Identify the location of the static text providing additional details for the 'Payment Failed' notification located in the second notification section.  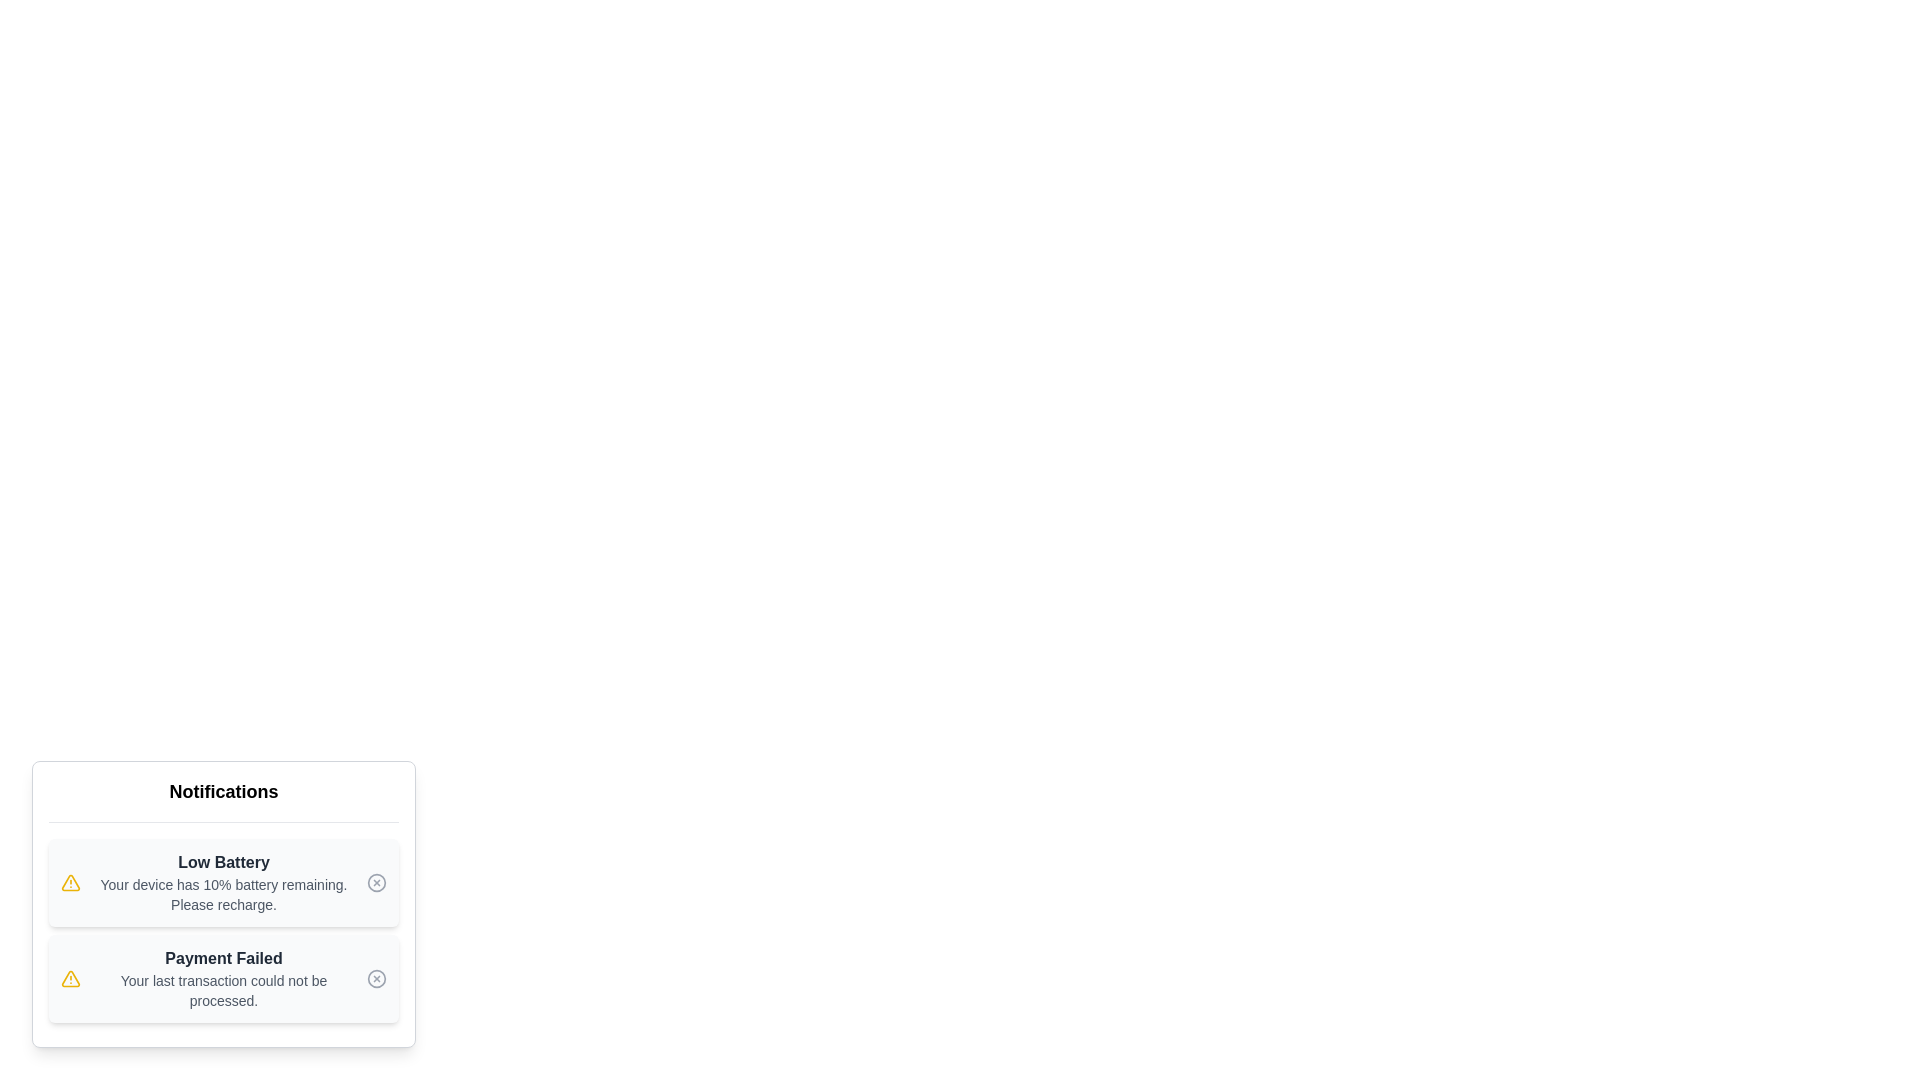
(224, 991).